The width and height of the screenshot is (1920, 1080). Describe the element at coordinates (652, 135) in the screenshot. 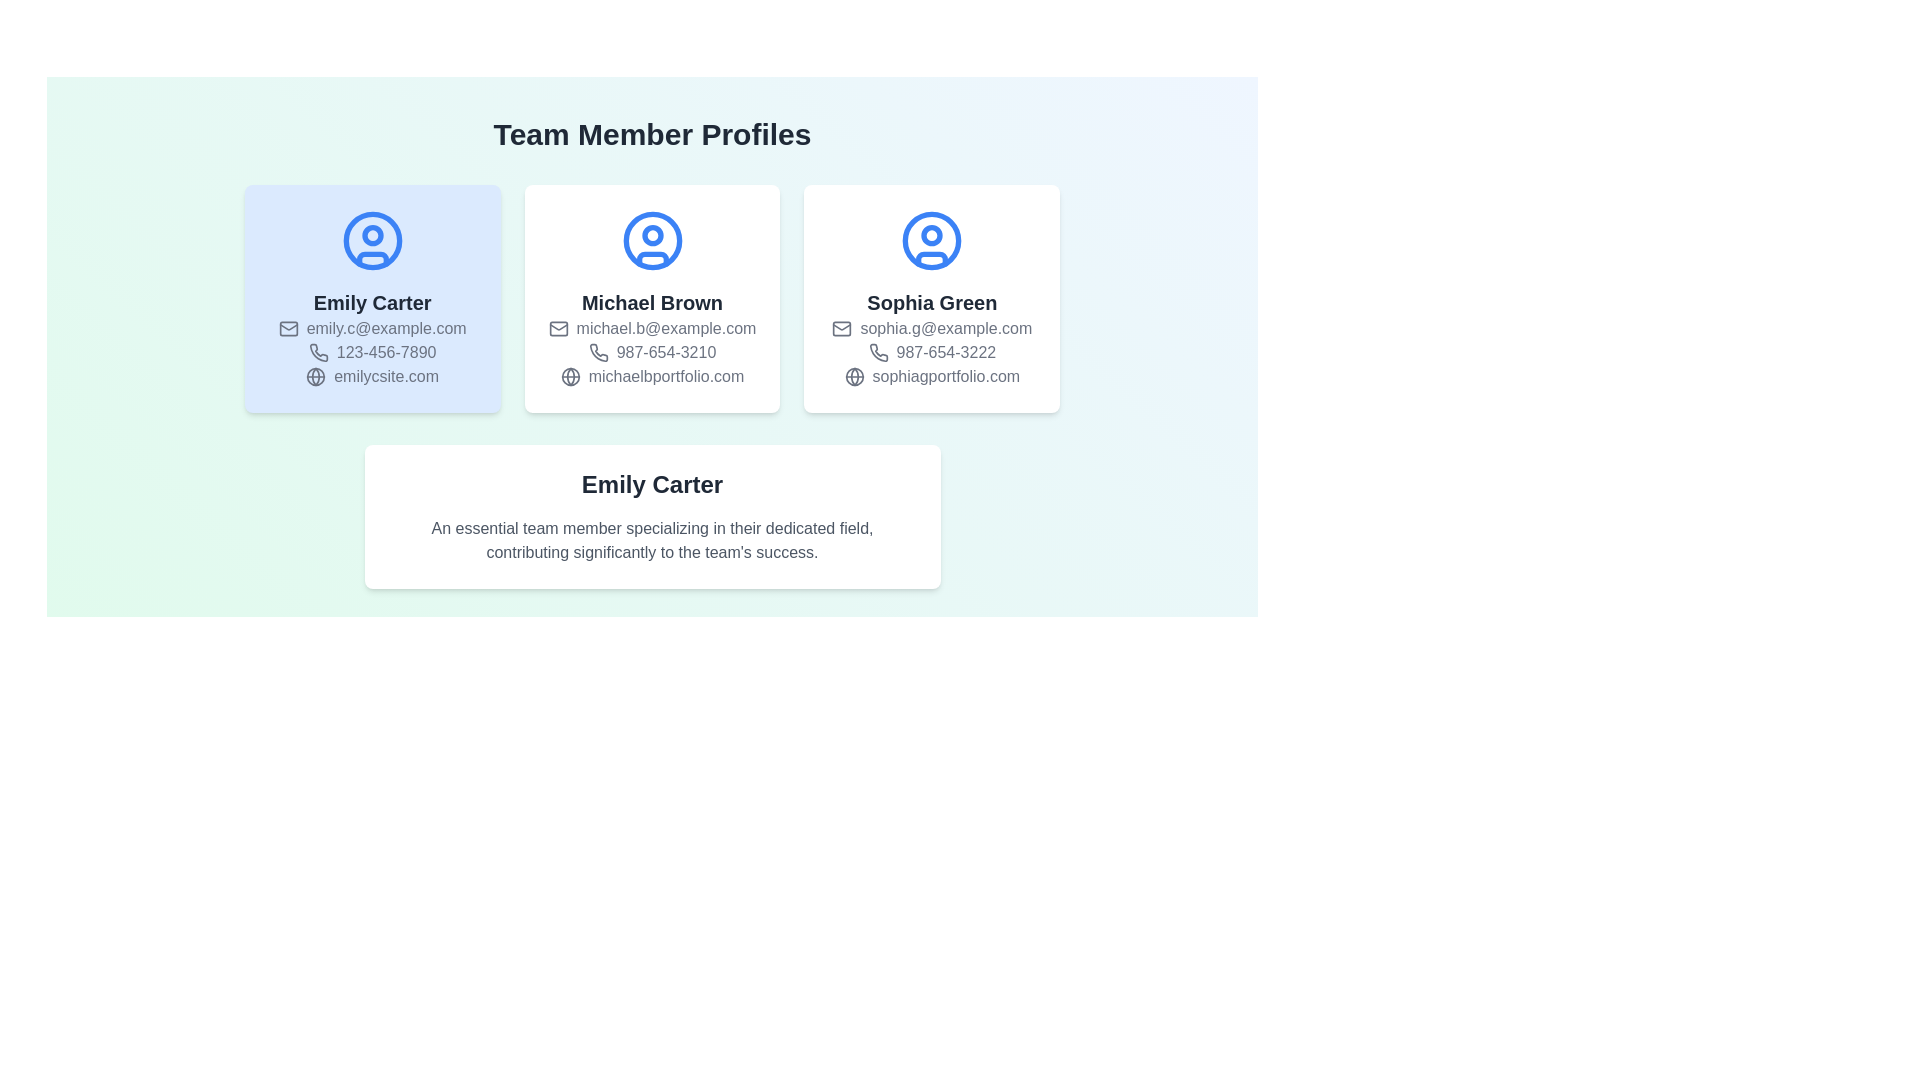

I see `text from the centered large text label that displays 'Team Member Profiles.'` at that location.